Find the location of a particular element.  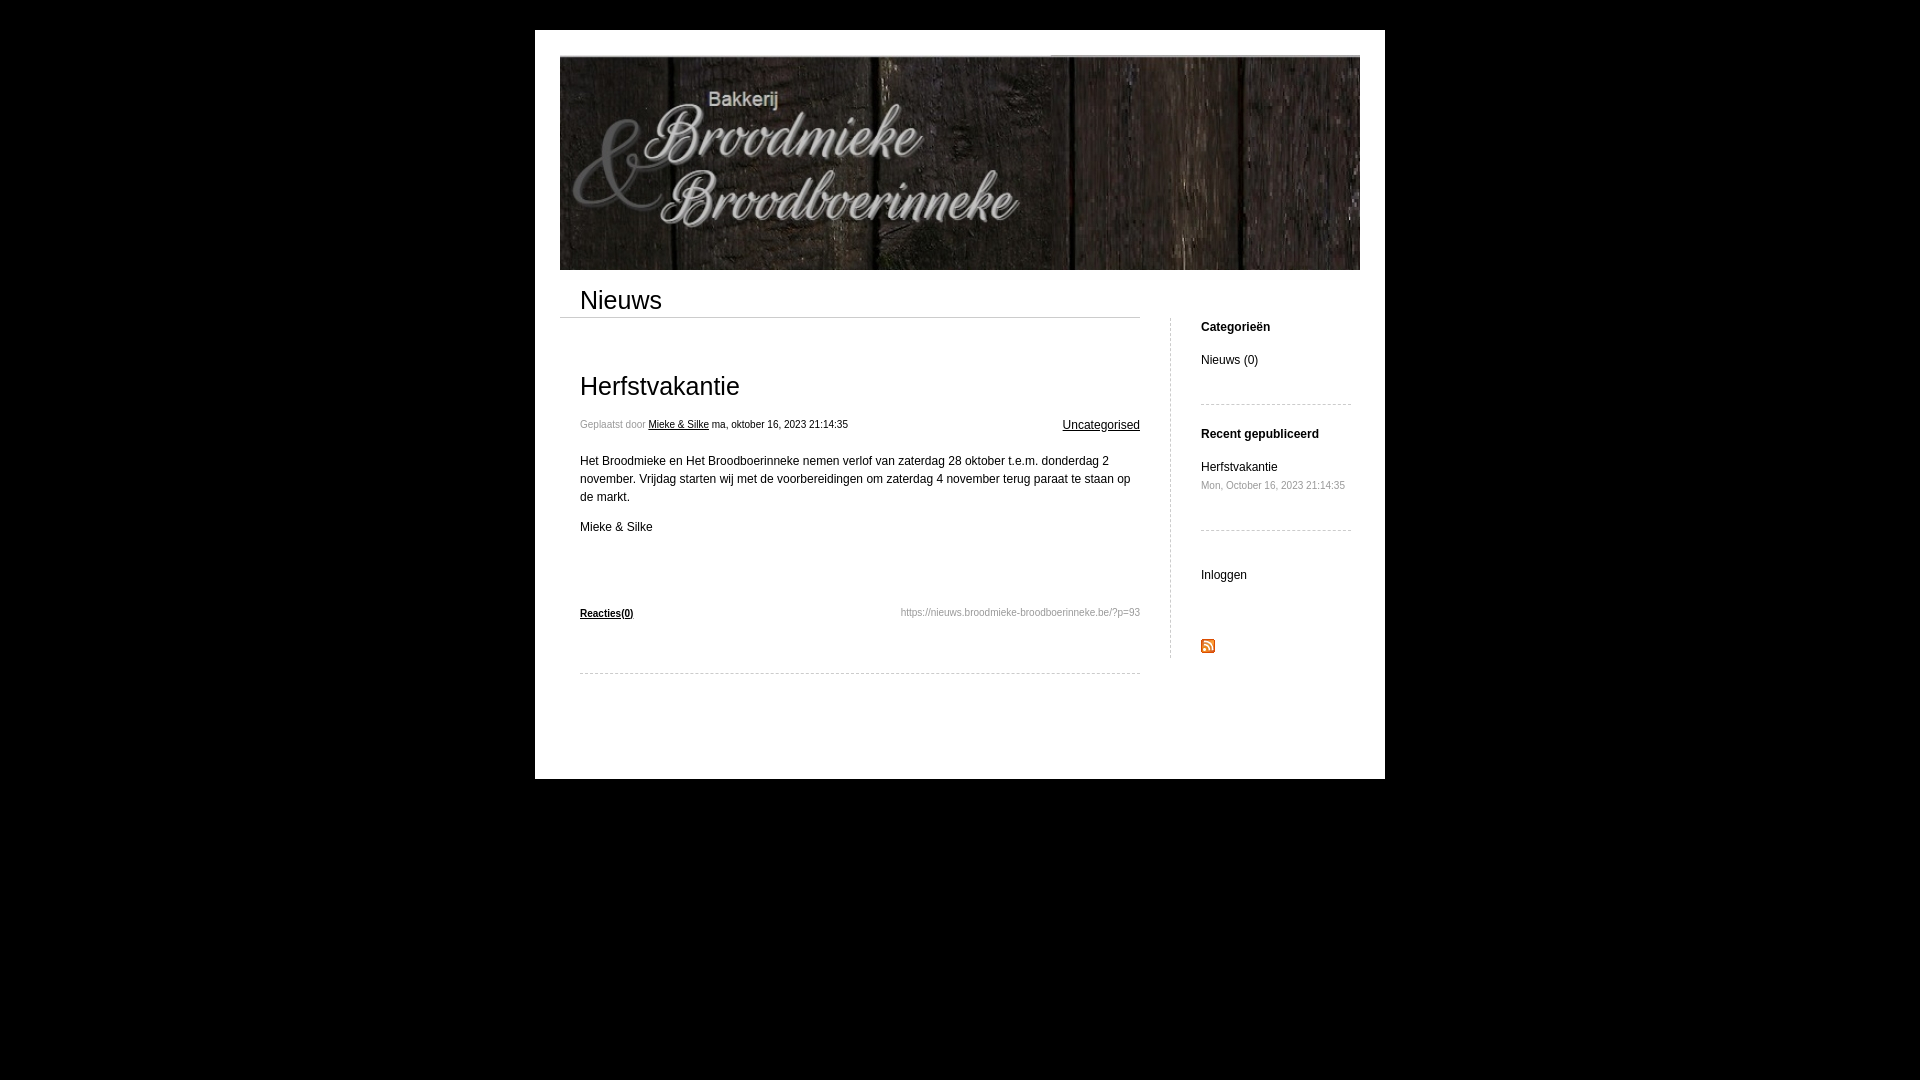

'Mieke & Silke' is located at coordinates (678, 423).